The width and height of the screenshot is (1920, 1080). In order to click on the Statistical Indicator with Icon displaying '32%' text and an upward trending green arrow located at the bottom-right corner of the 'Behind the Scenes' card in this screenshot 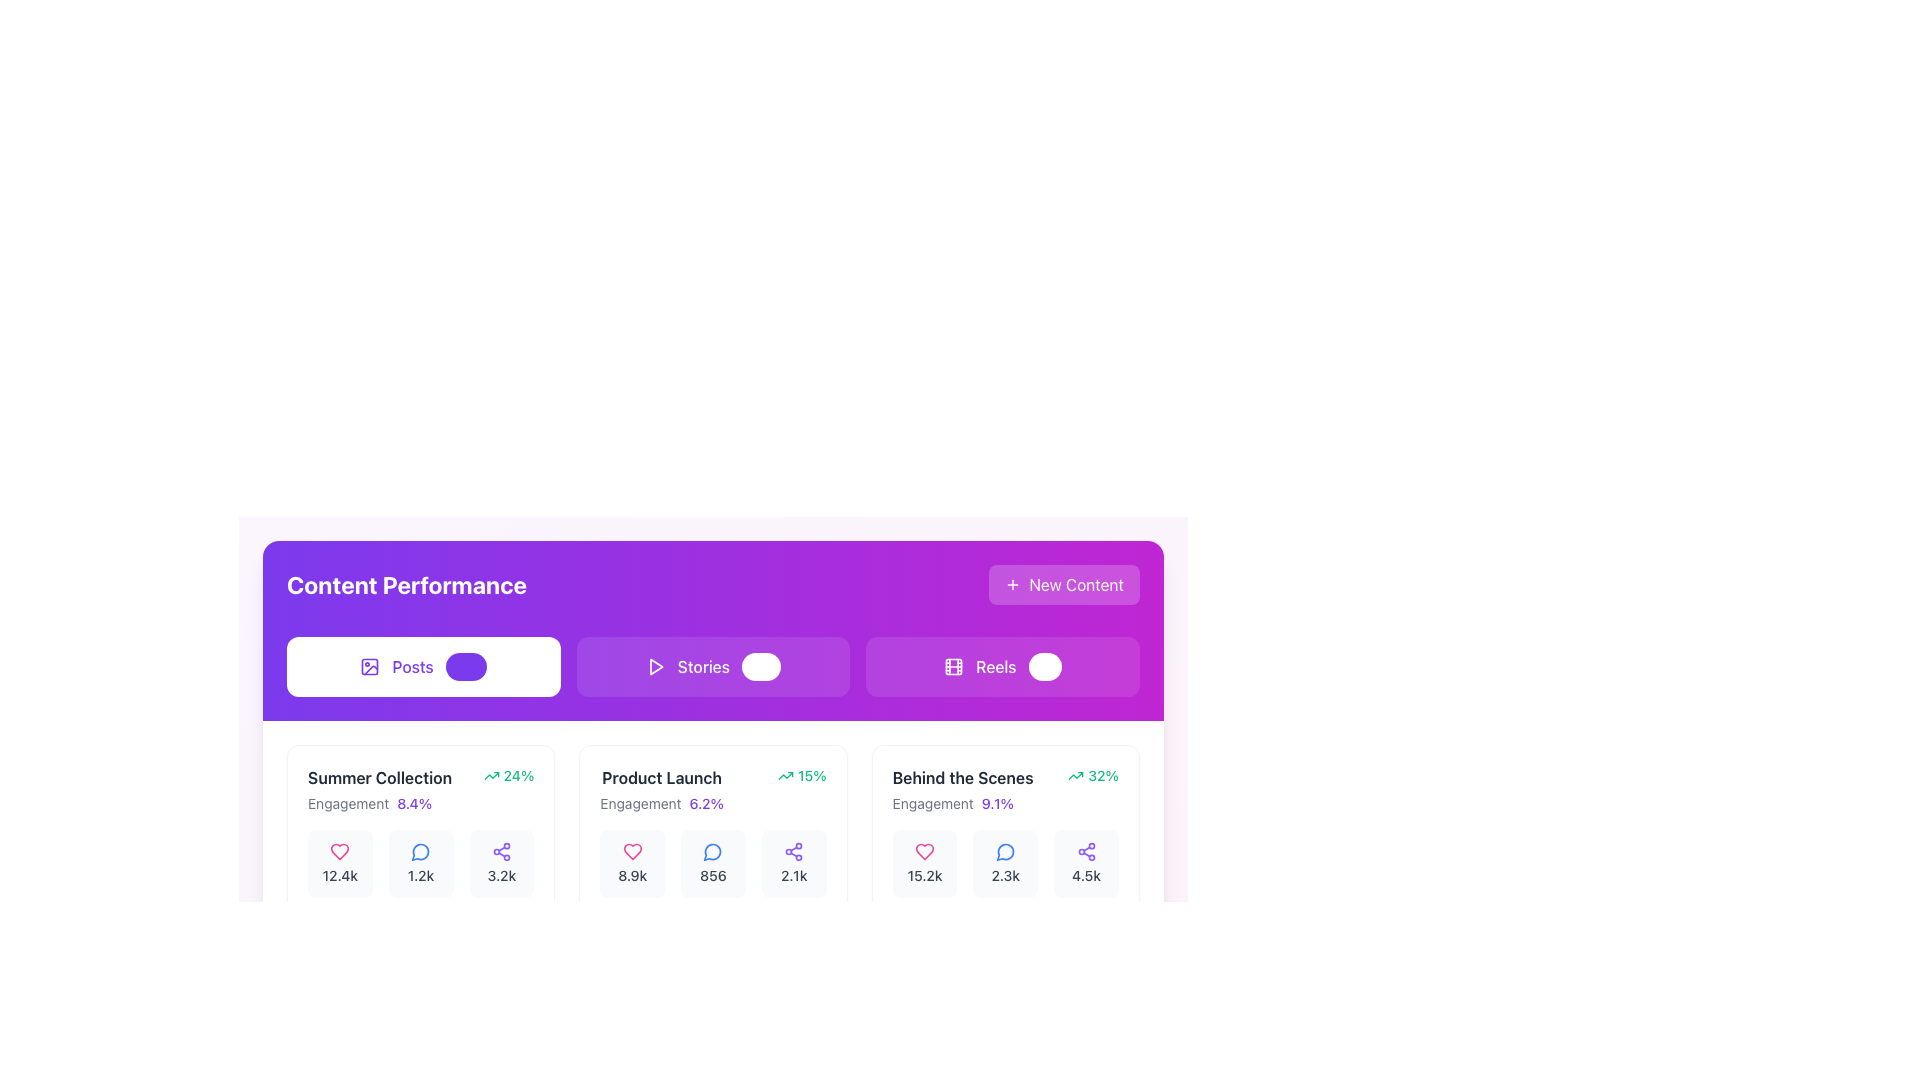, I will do `click(1092, 774)`.